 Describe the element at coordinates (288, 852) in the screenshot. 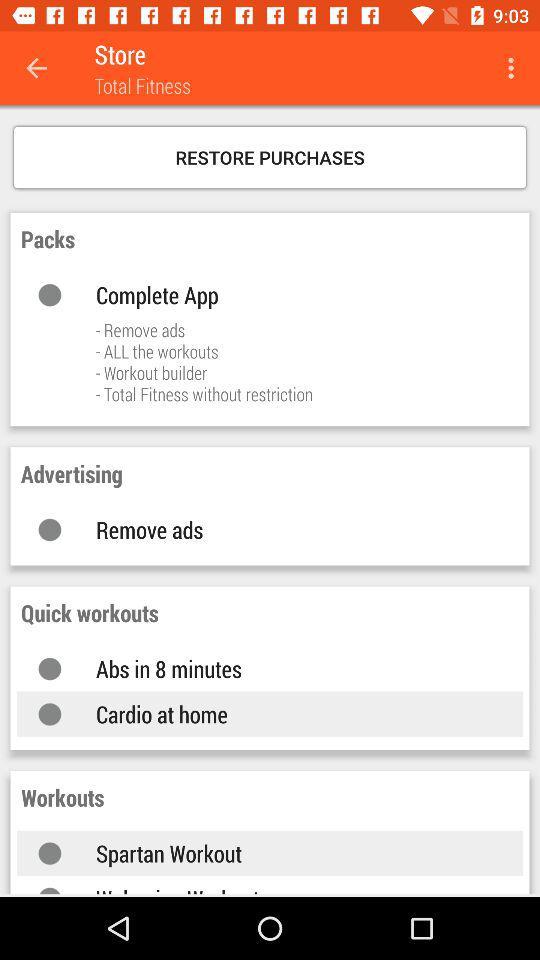

I see `the spartan workout` at that location.